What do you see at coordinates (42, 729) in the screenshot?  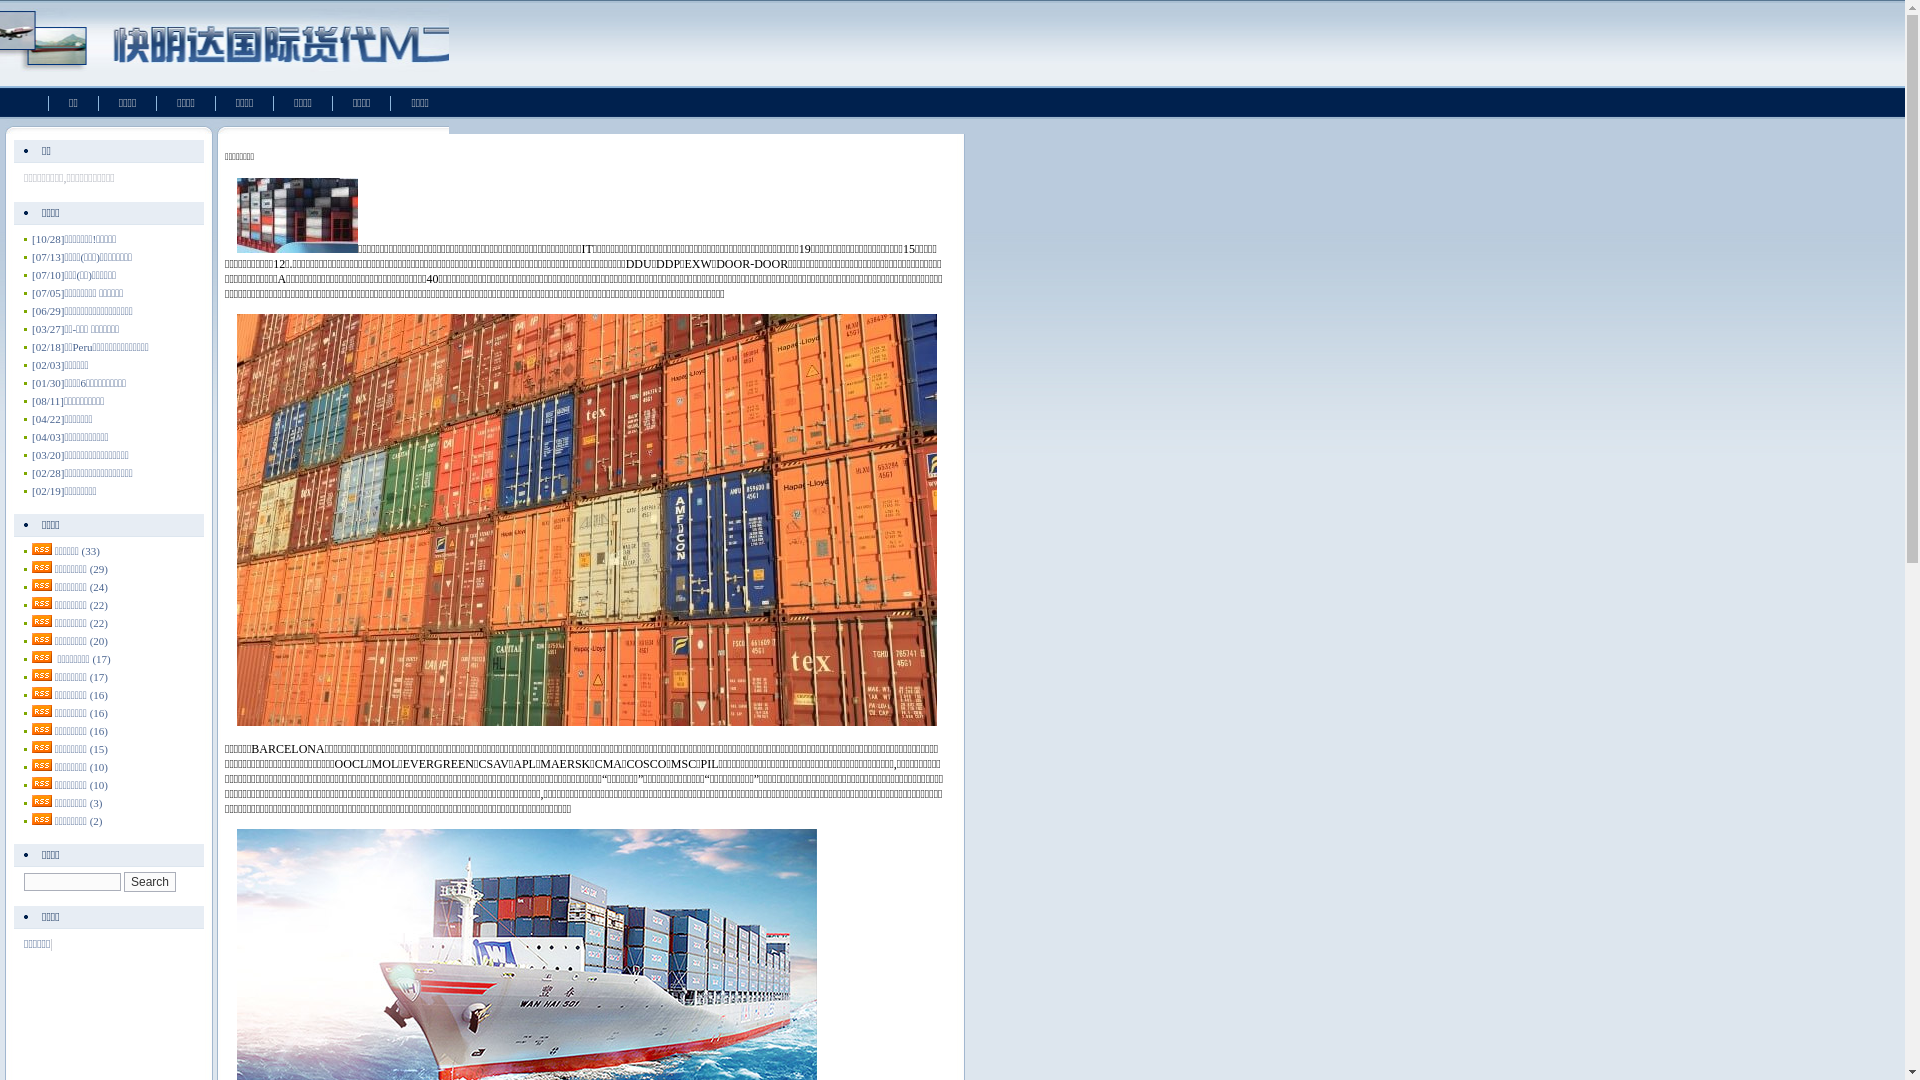 I see `'rss'` at bounding box center [42, 729].